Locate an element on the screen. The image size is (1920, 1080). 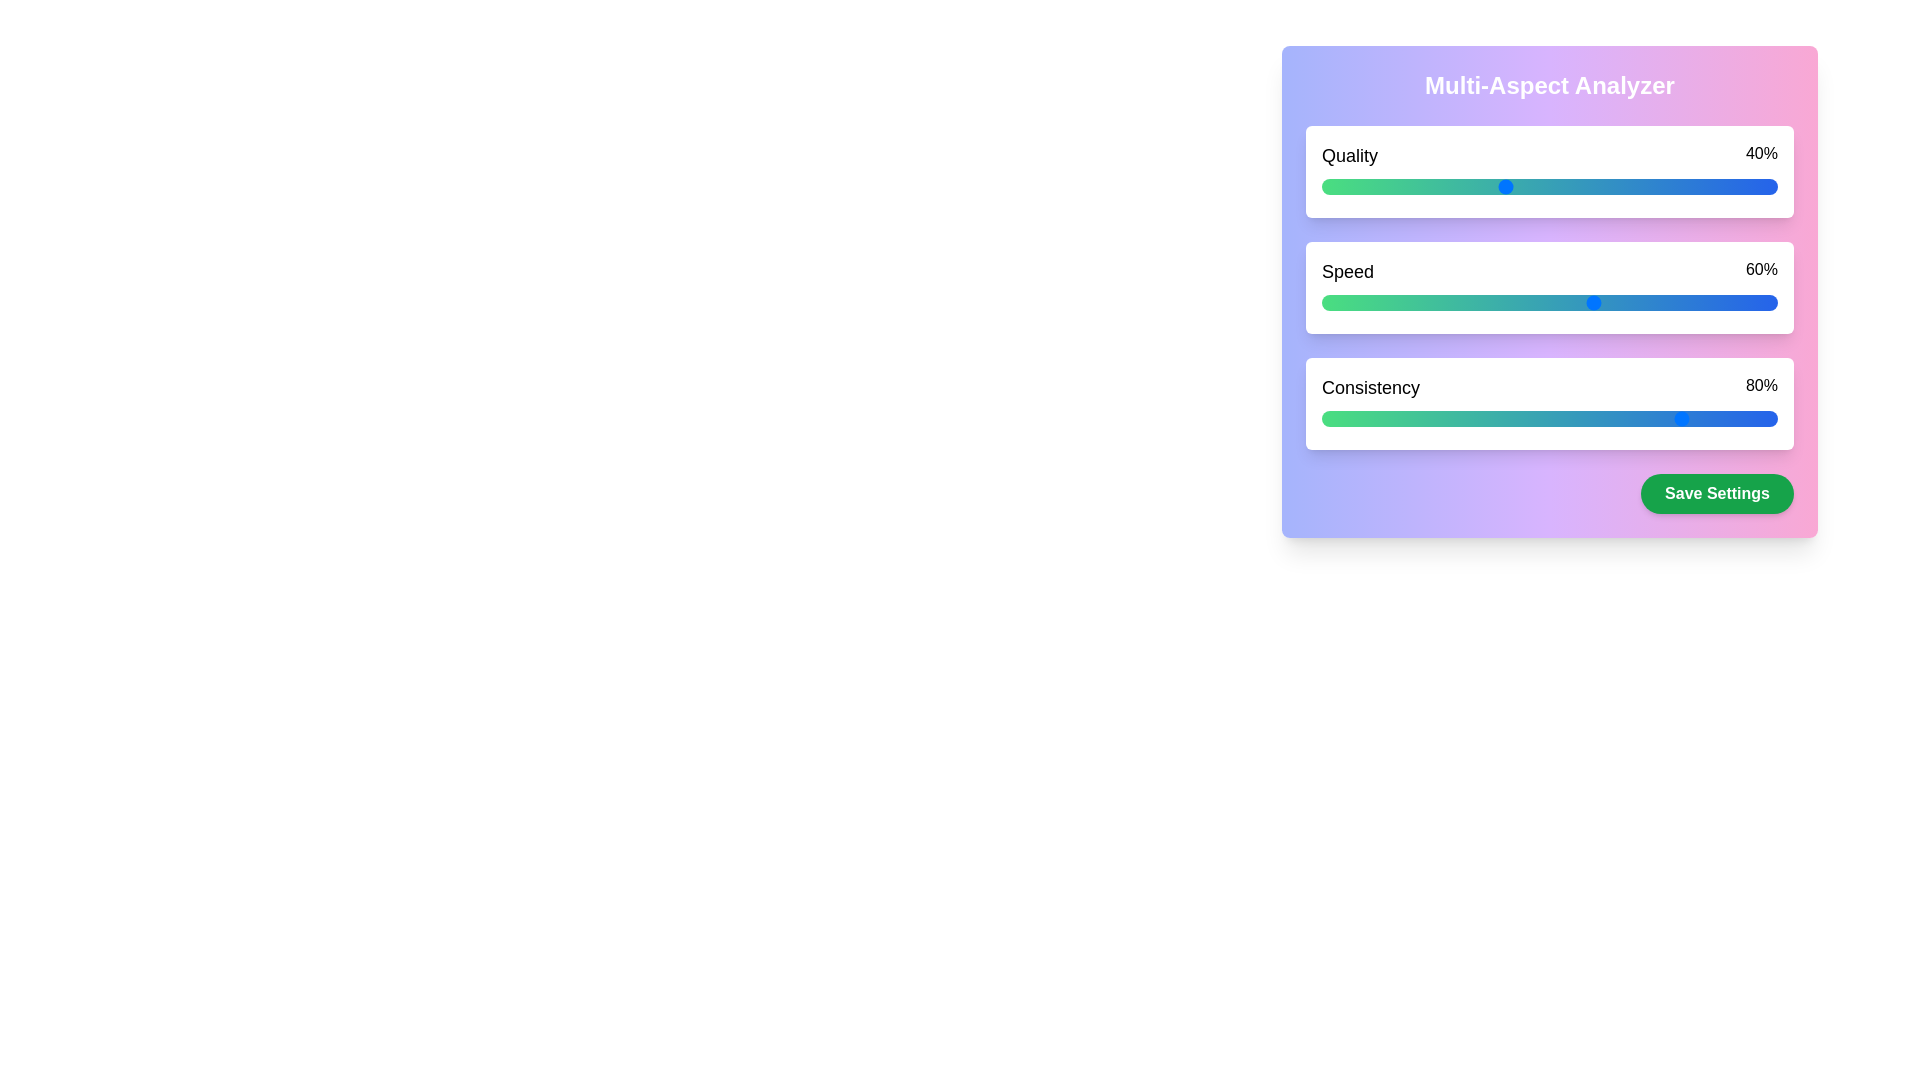
quality is located at coordinates (1690, 186).